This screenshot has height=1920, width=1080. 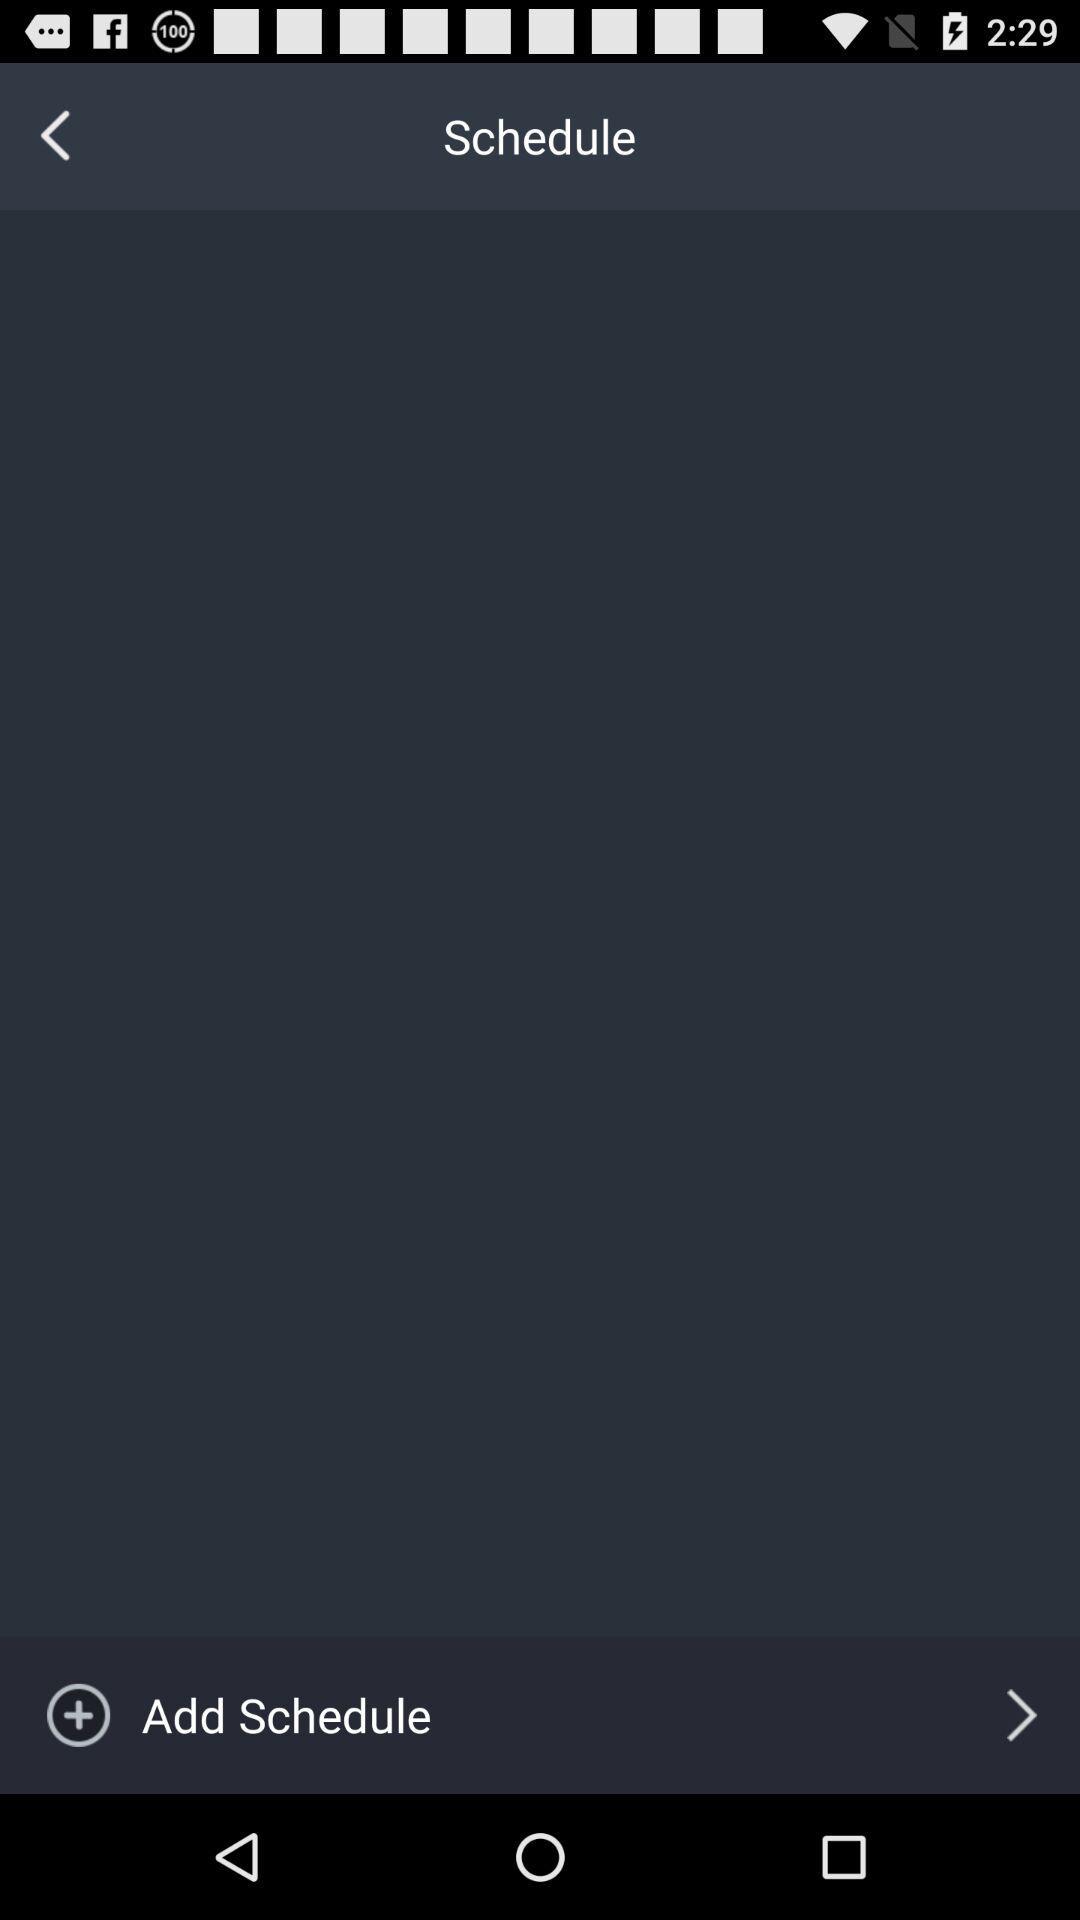 What do you see at coordinates (55, 145) in the screenshot?
I see `the arrow_backward icon` at bounding box center [55, 145].